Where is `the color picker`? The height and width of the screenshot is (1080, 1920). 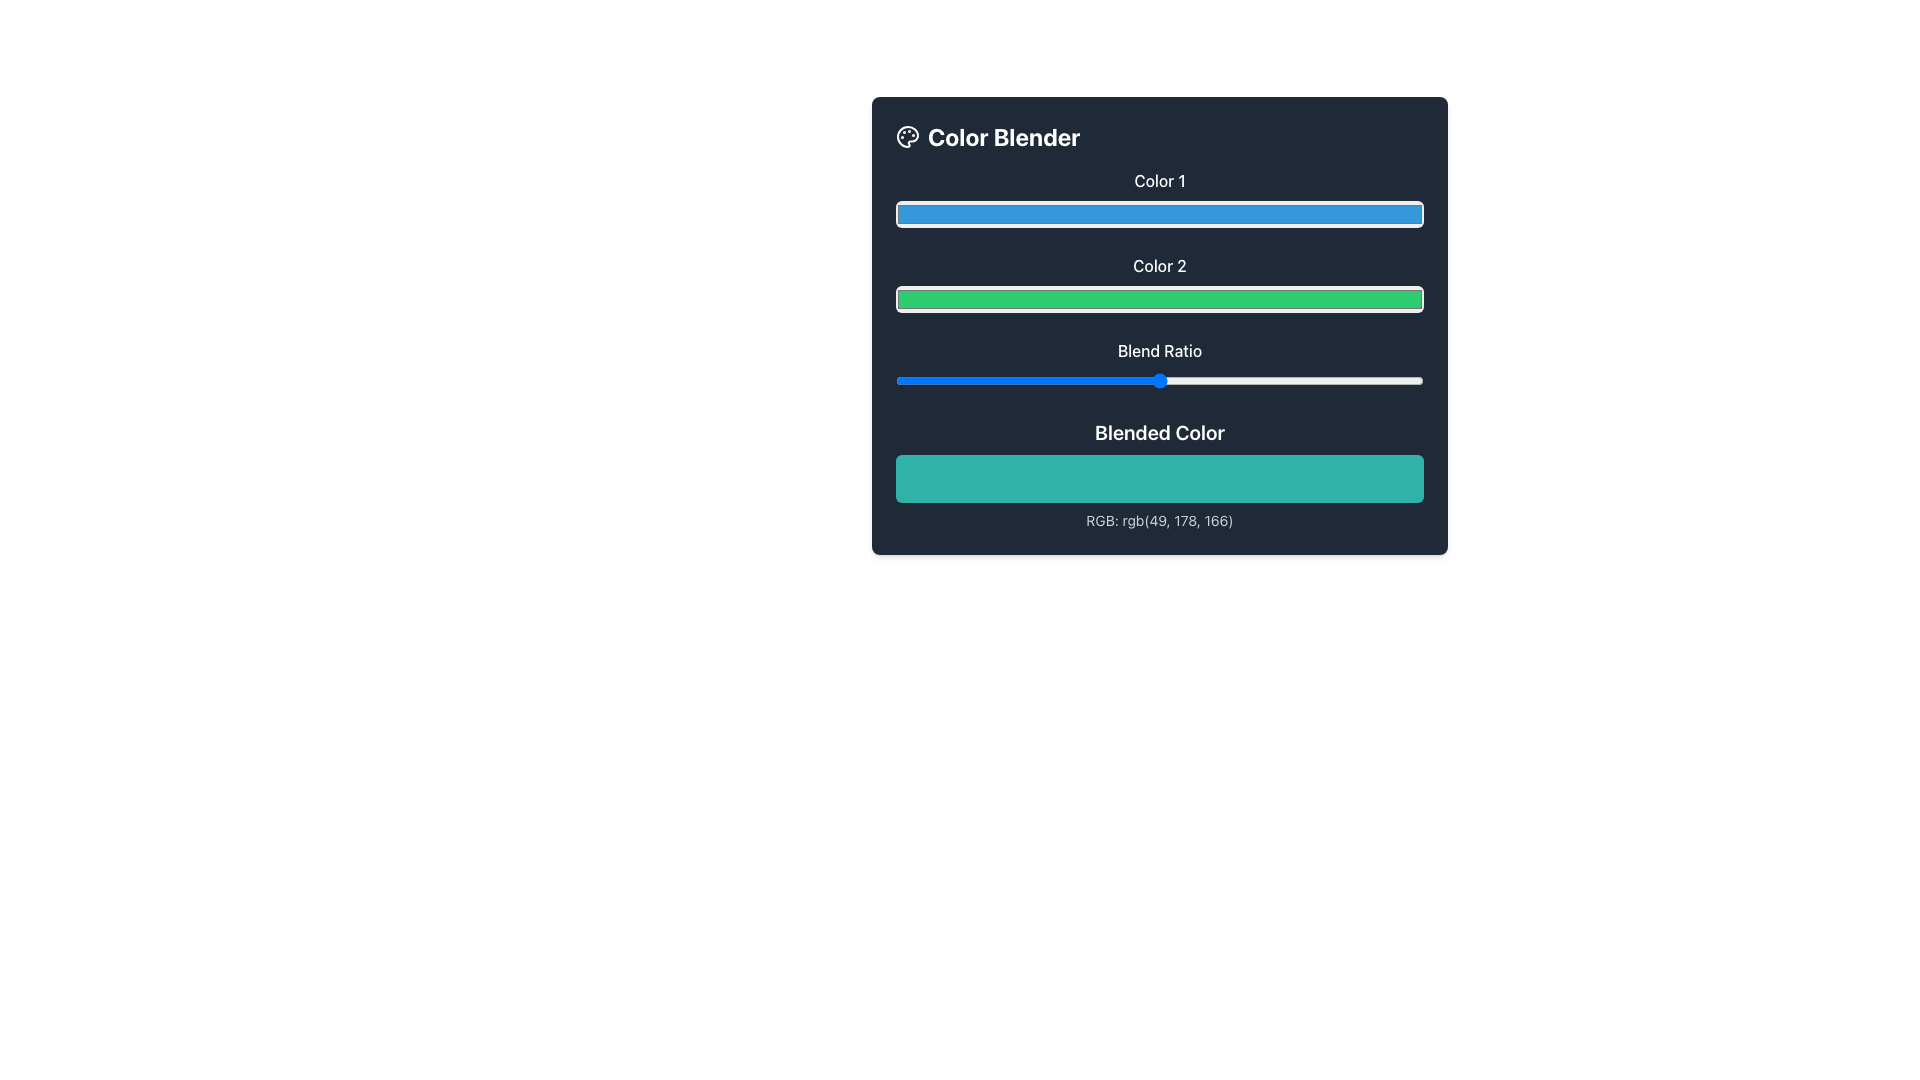
the color picker is located at coordinates (1160, 299).